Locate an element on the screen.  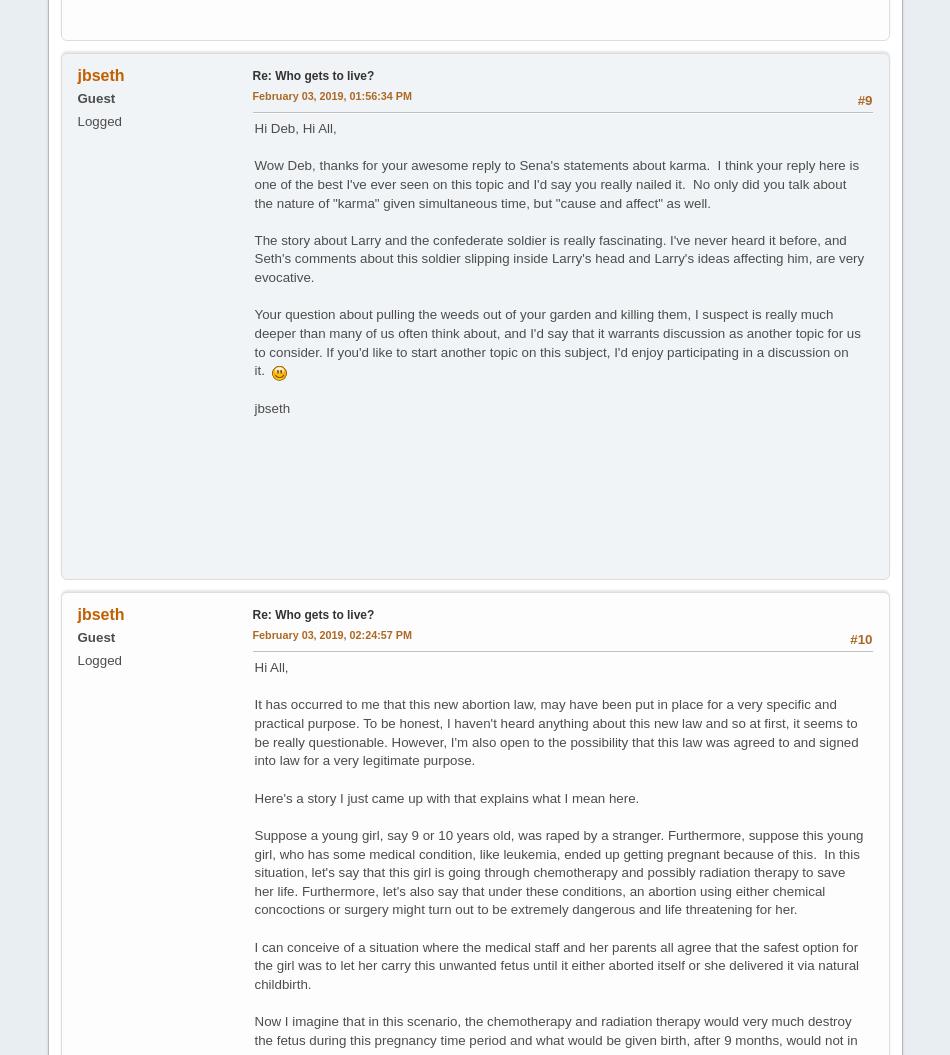
'#10' is located at coordinates (859, 638).